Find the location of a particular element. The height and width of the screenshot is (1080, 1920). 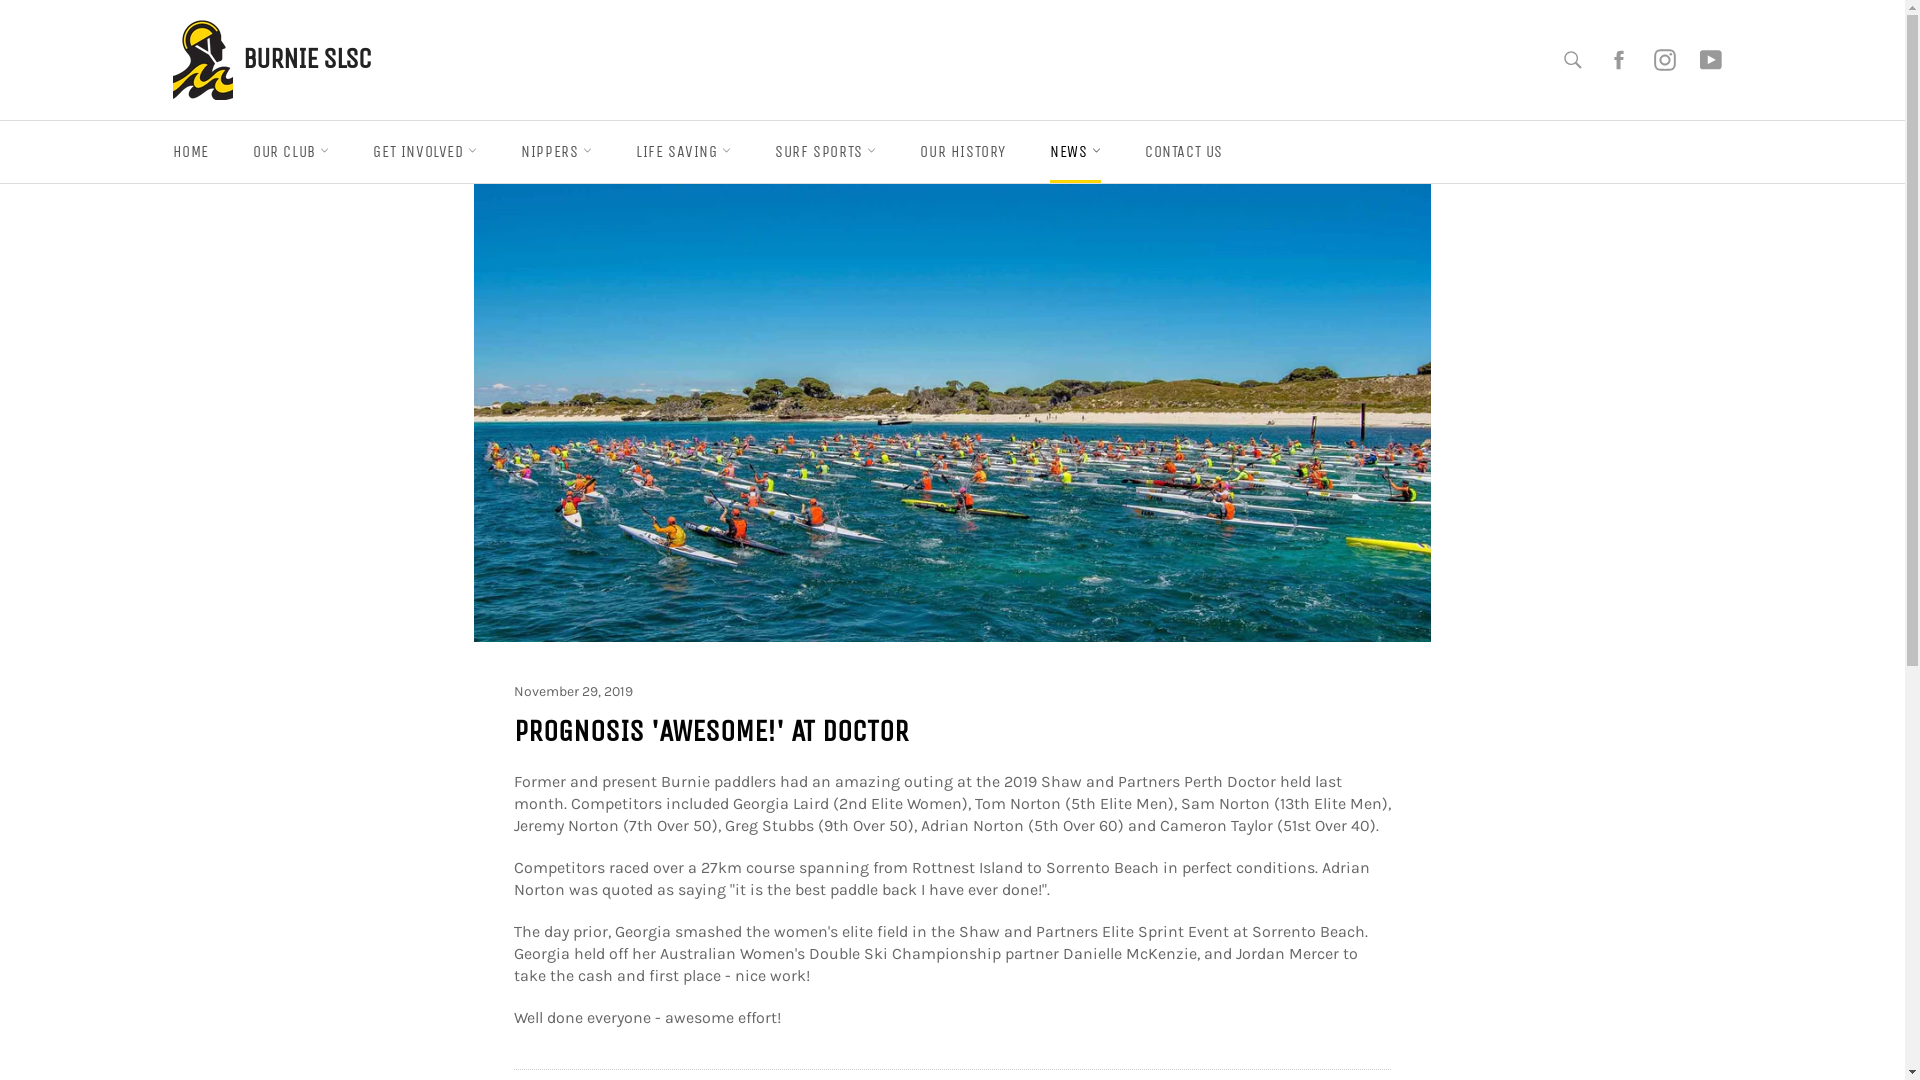

'NIPPERS' is located at coordinates (500, 150).